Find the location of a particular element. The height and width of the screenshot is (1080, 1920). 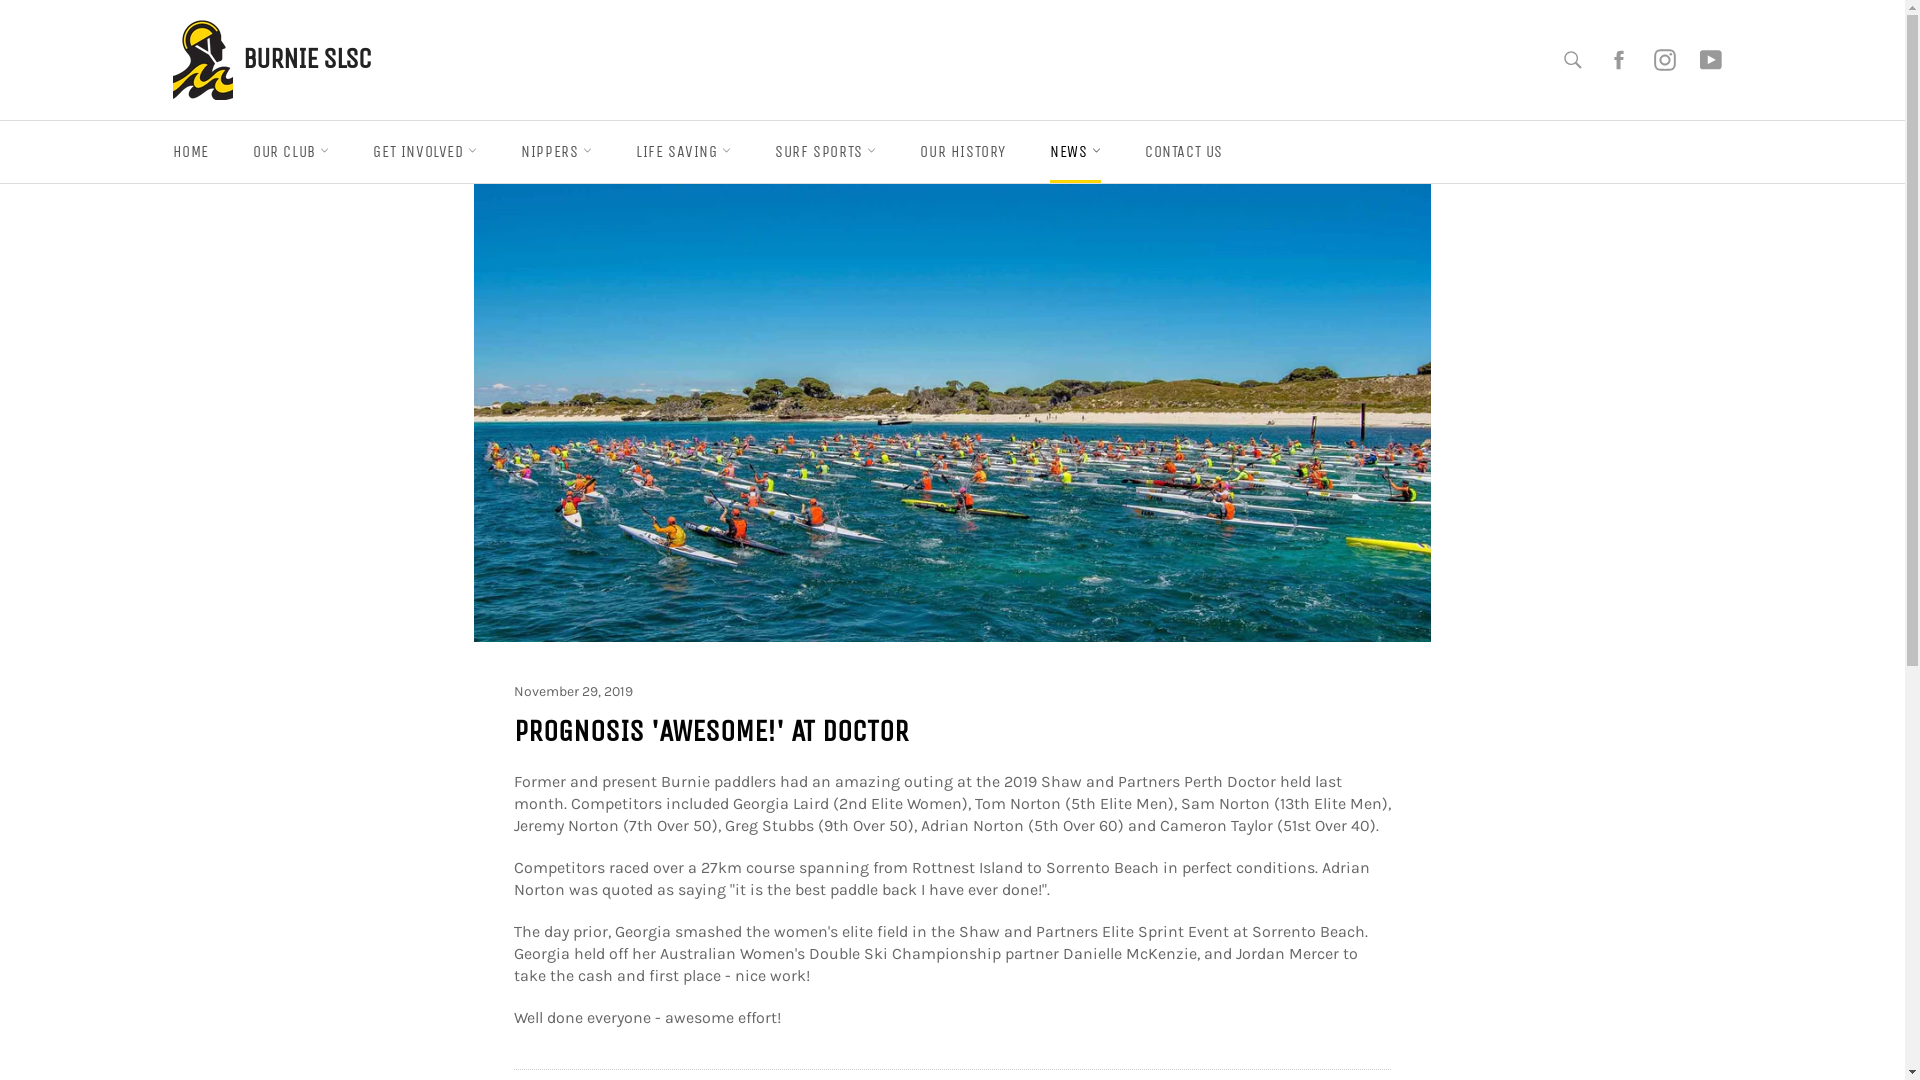

'NIPPERS' is located at coordinates (500, 150).